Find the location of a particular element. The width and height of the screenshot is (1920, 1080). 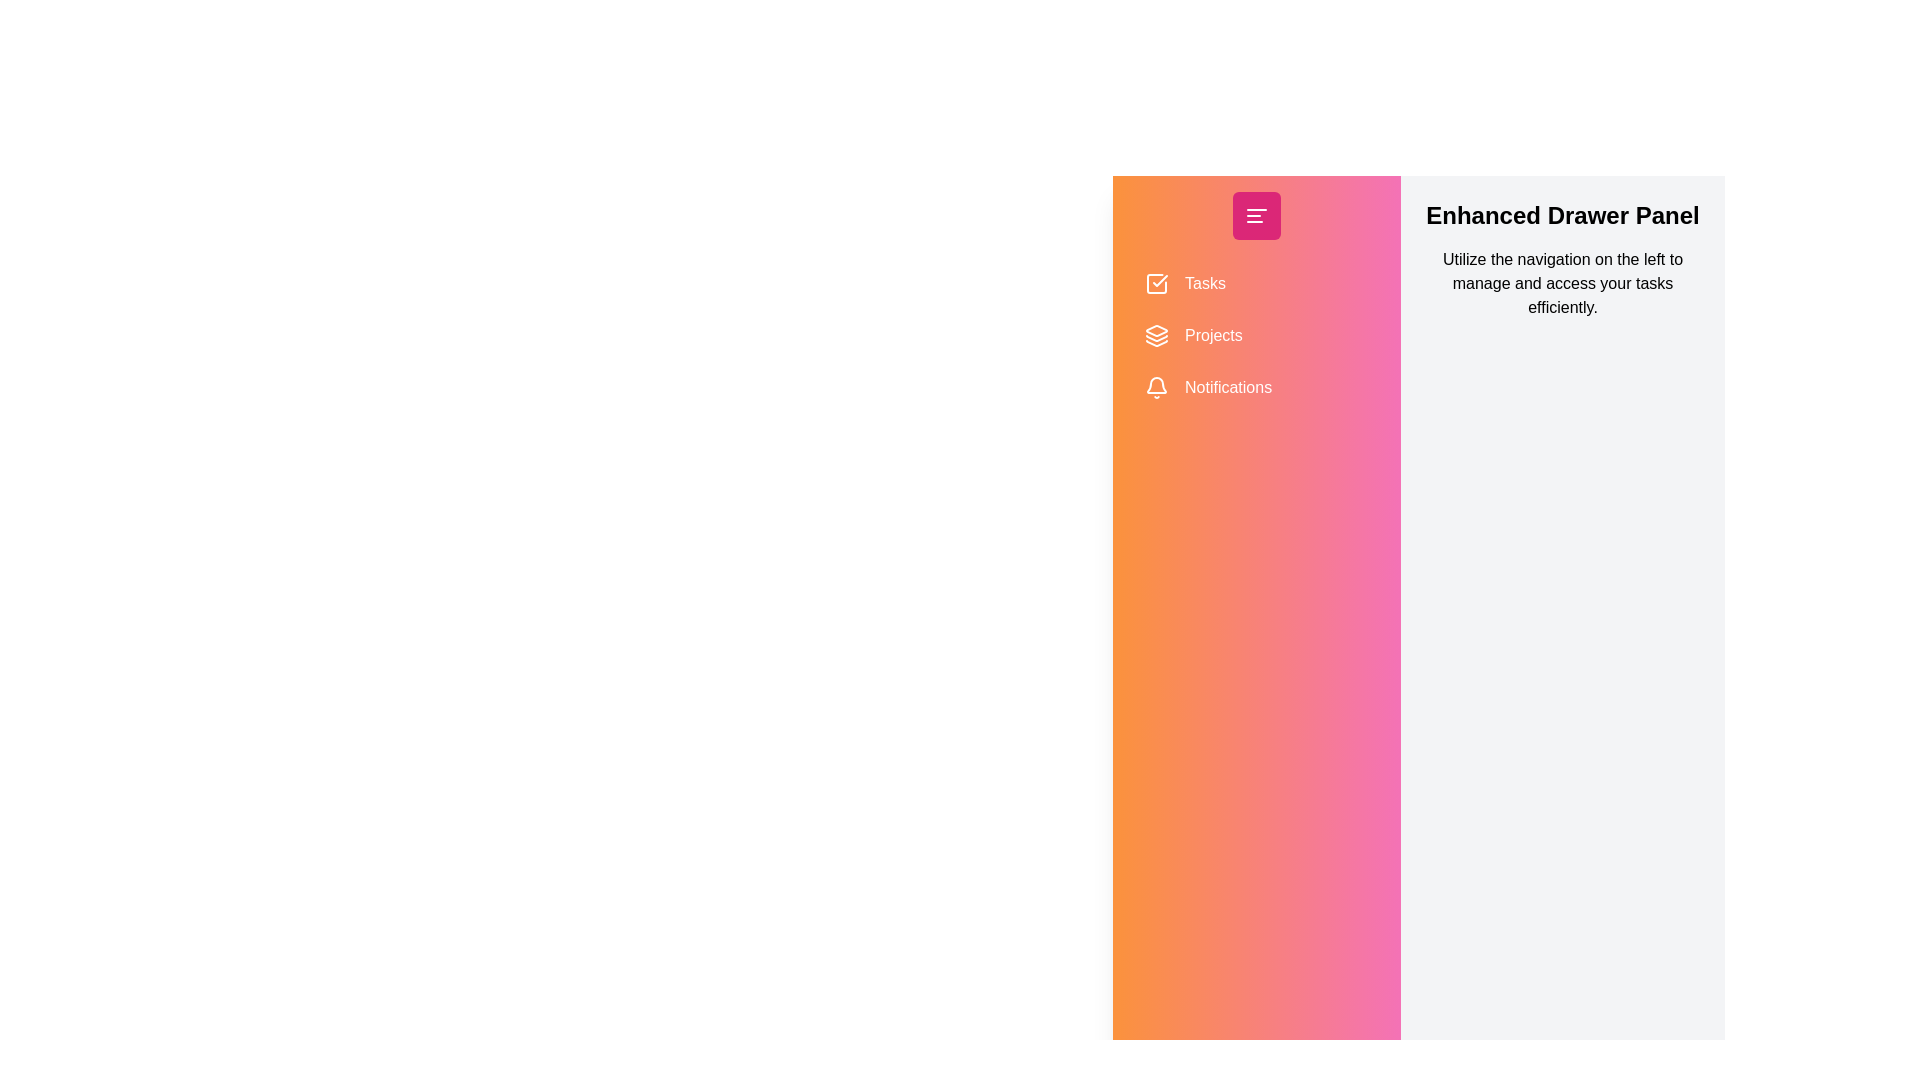

the navigation item Tasks to interact with it is located at coordinates (1256, 284).